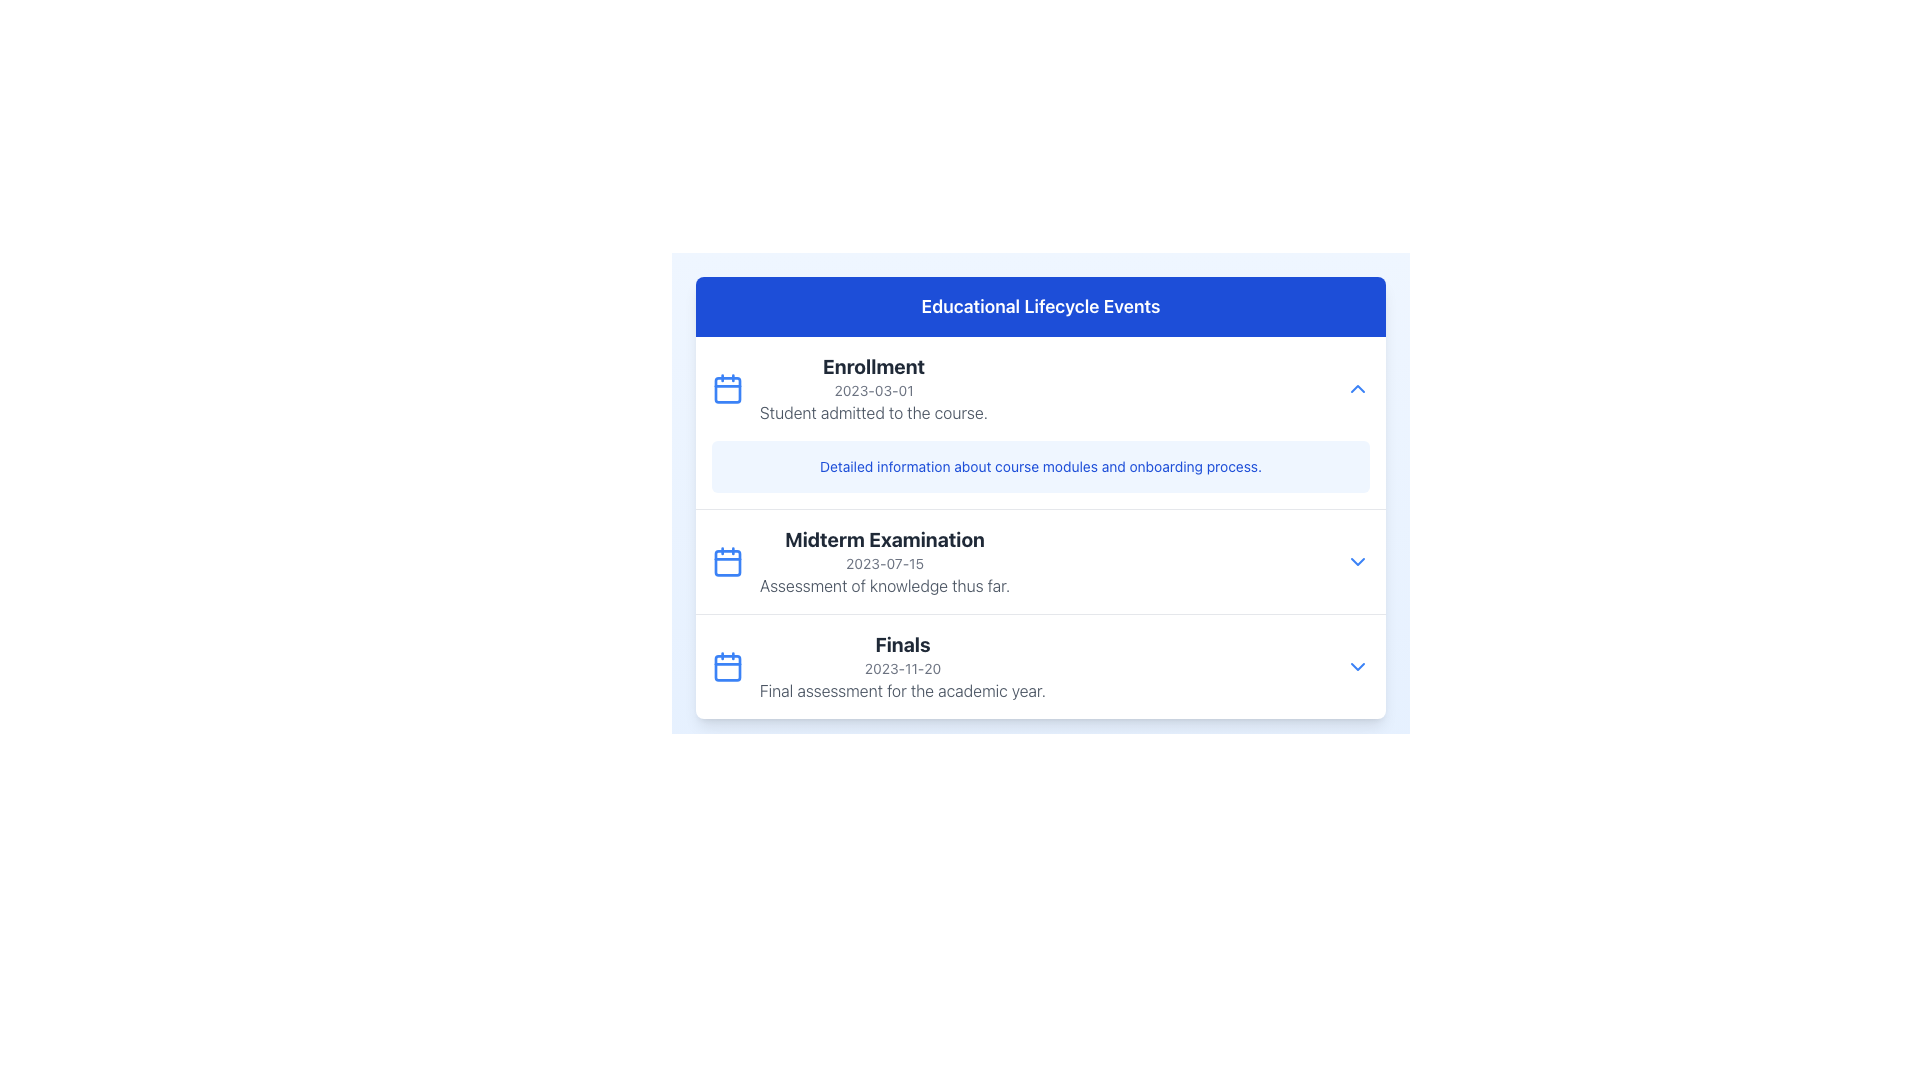 The width and height of the screenshot is (1920, 1080). I want to click on the calendar icon located in the 'Enrollment' section of the 'Educational Lifecycle Events' list, positioned to the left of the bold text 'Enrollment', so click(727, 389).